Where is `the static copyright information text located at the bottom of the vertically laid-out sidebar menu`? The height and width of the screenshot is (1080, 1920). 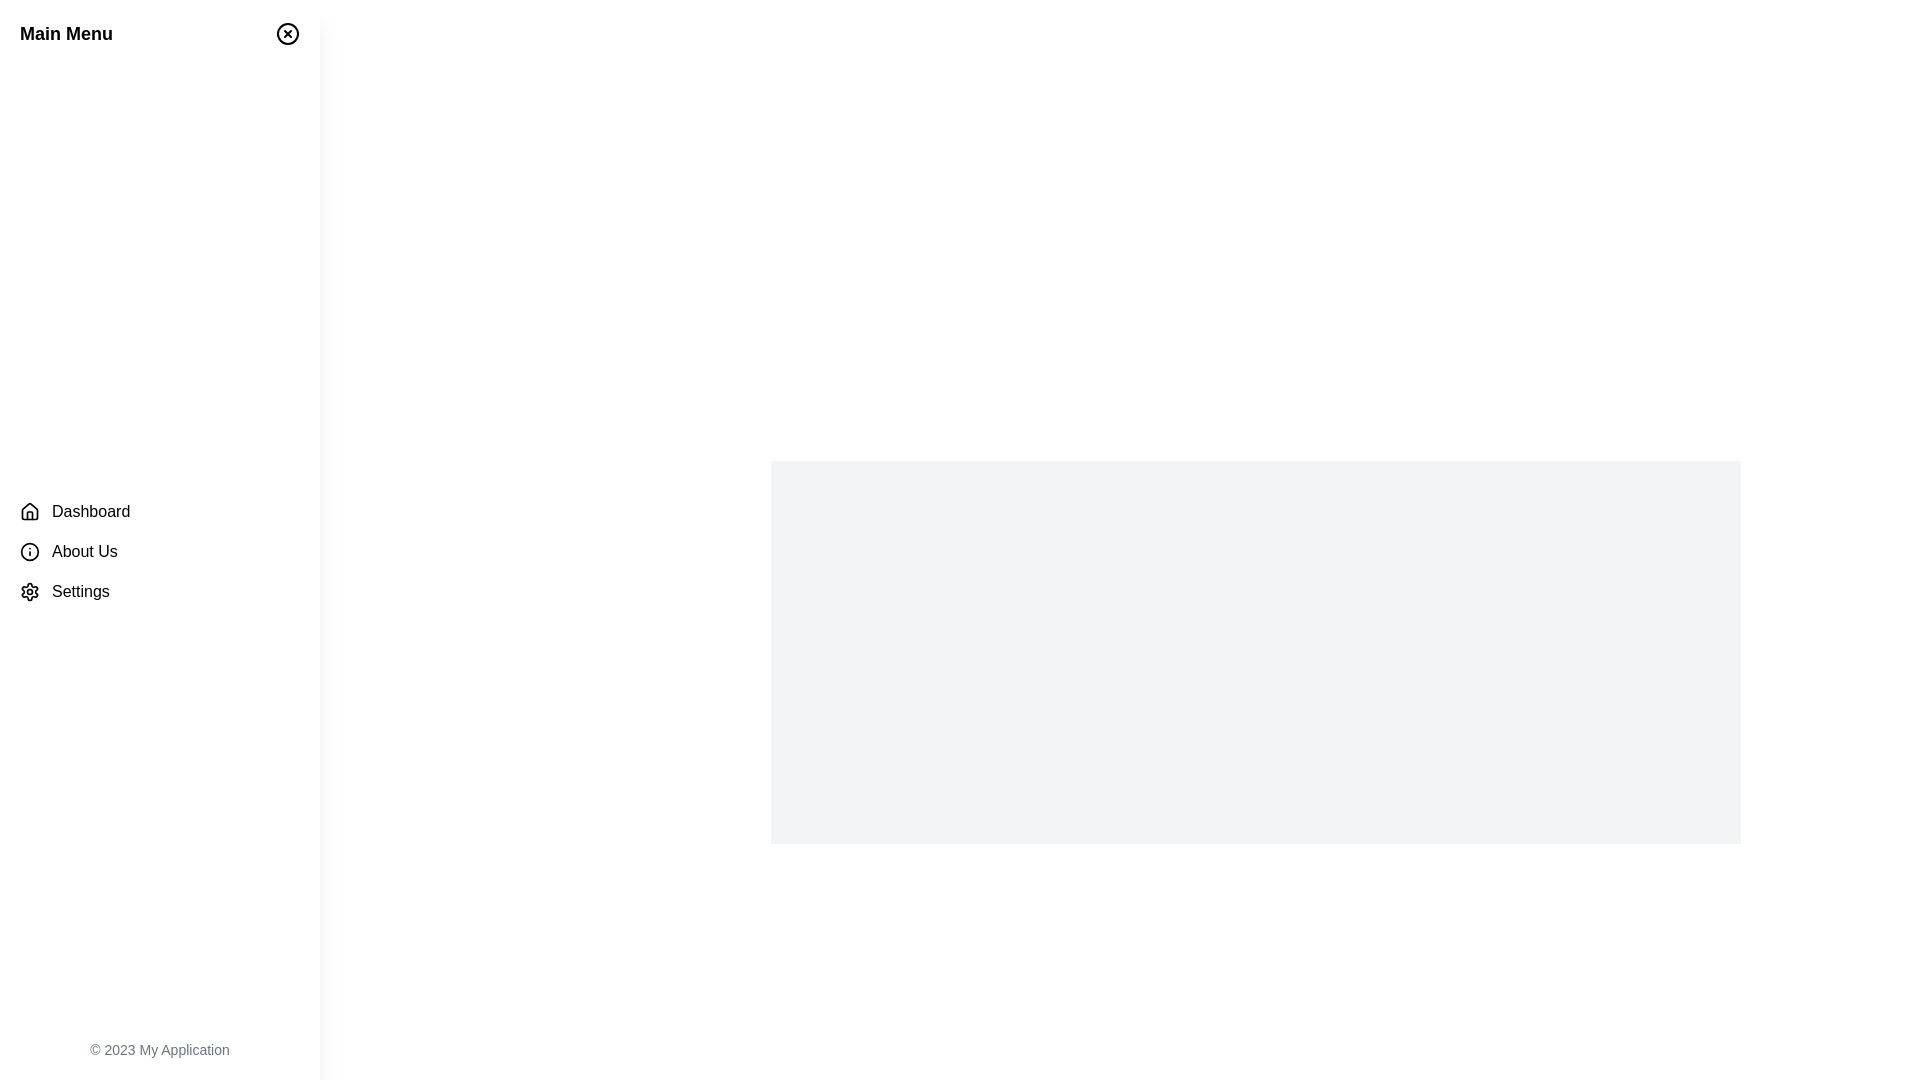 the static copyright information text located at the bottom of the vertically laid-out sidebar menu is located at coordinates (158, 1048).